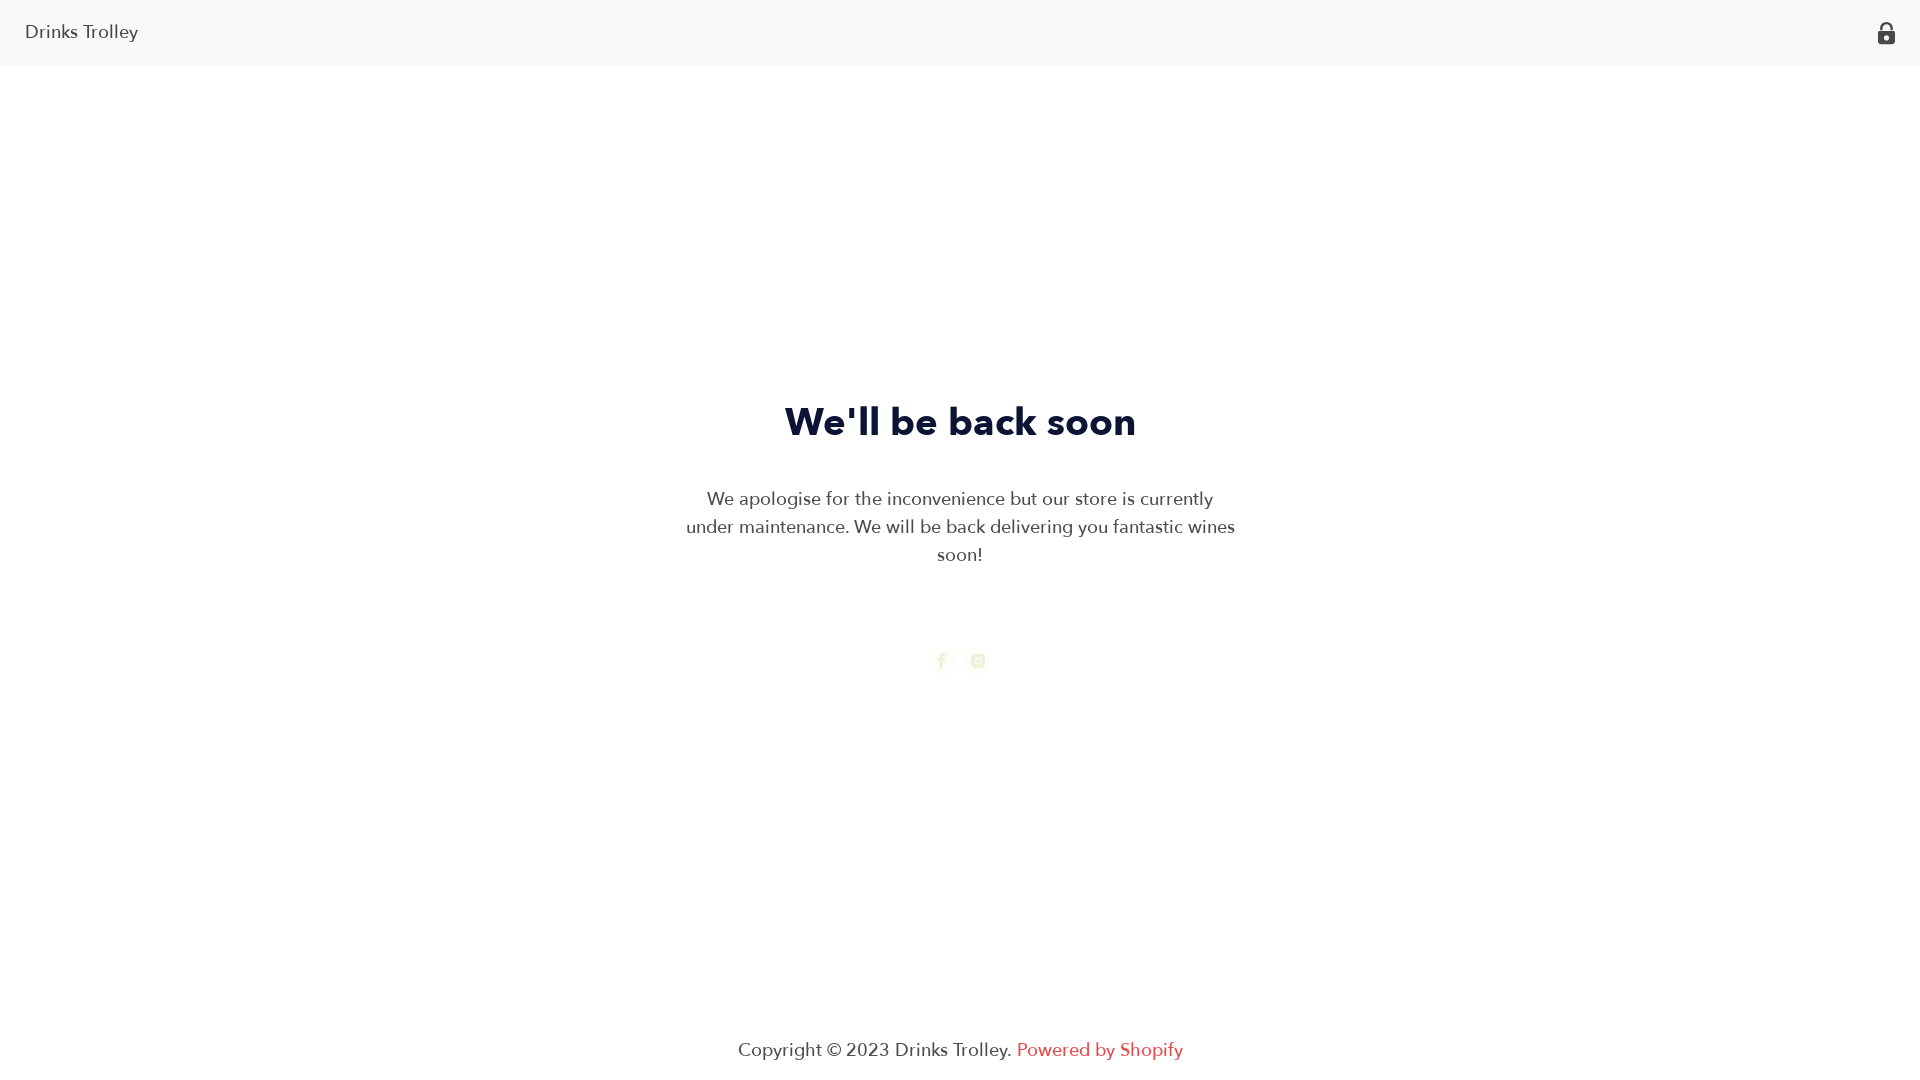 The image size is (1920, 1080). What do you see at coordinates (940, 659) in the screenshot?
I see `'Find us on Facebook'` at bounding box center [940, 659].